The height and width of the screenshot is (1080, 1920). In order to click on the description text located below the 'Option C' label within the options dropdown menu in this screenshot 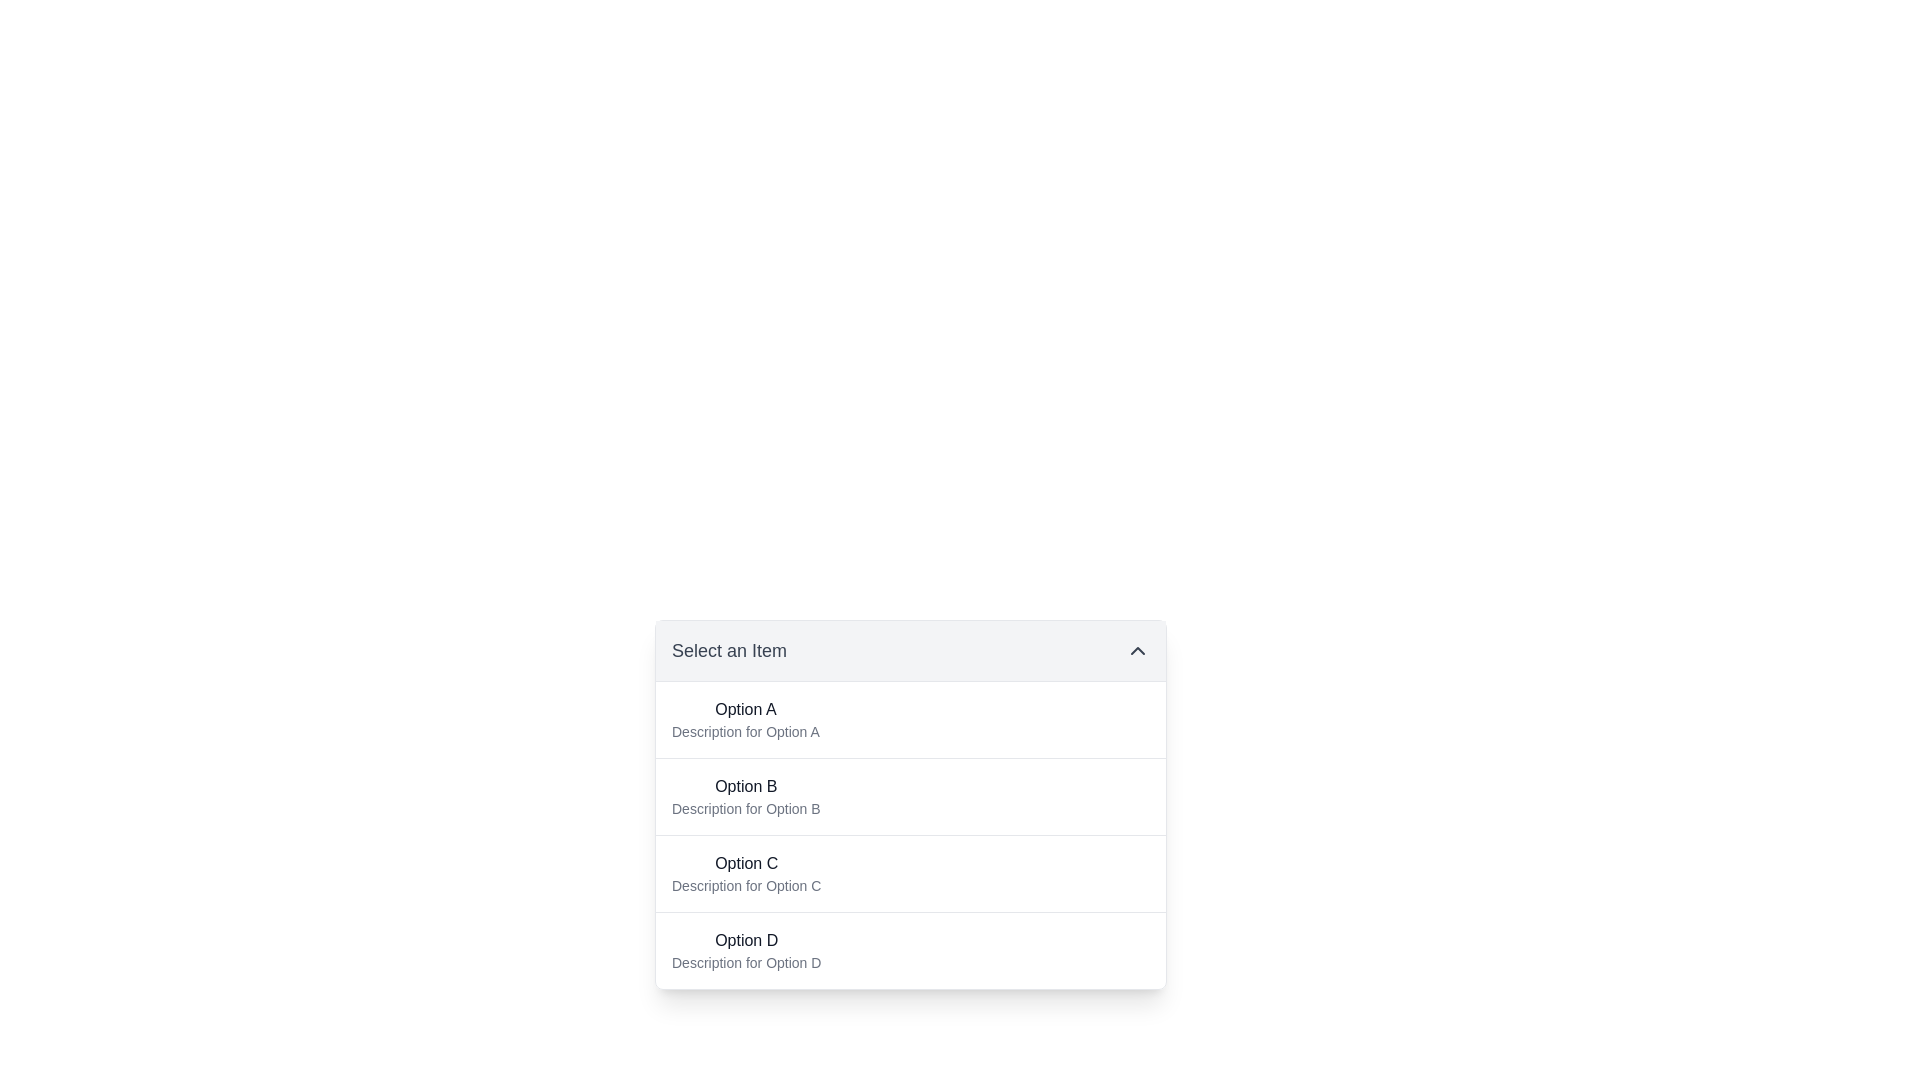, I will do `click(745, 885)`.